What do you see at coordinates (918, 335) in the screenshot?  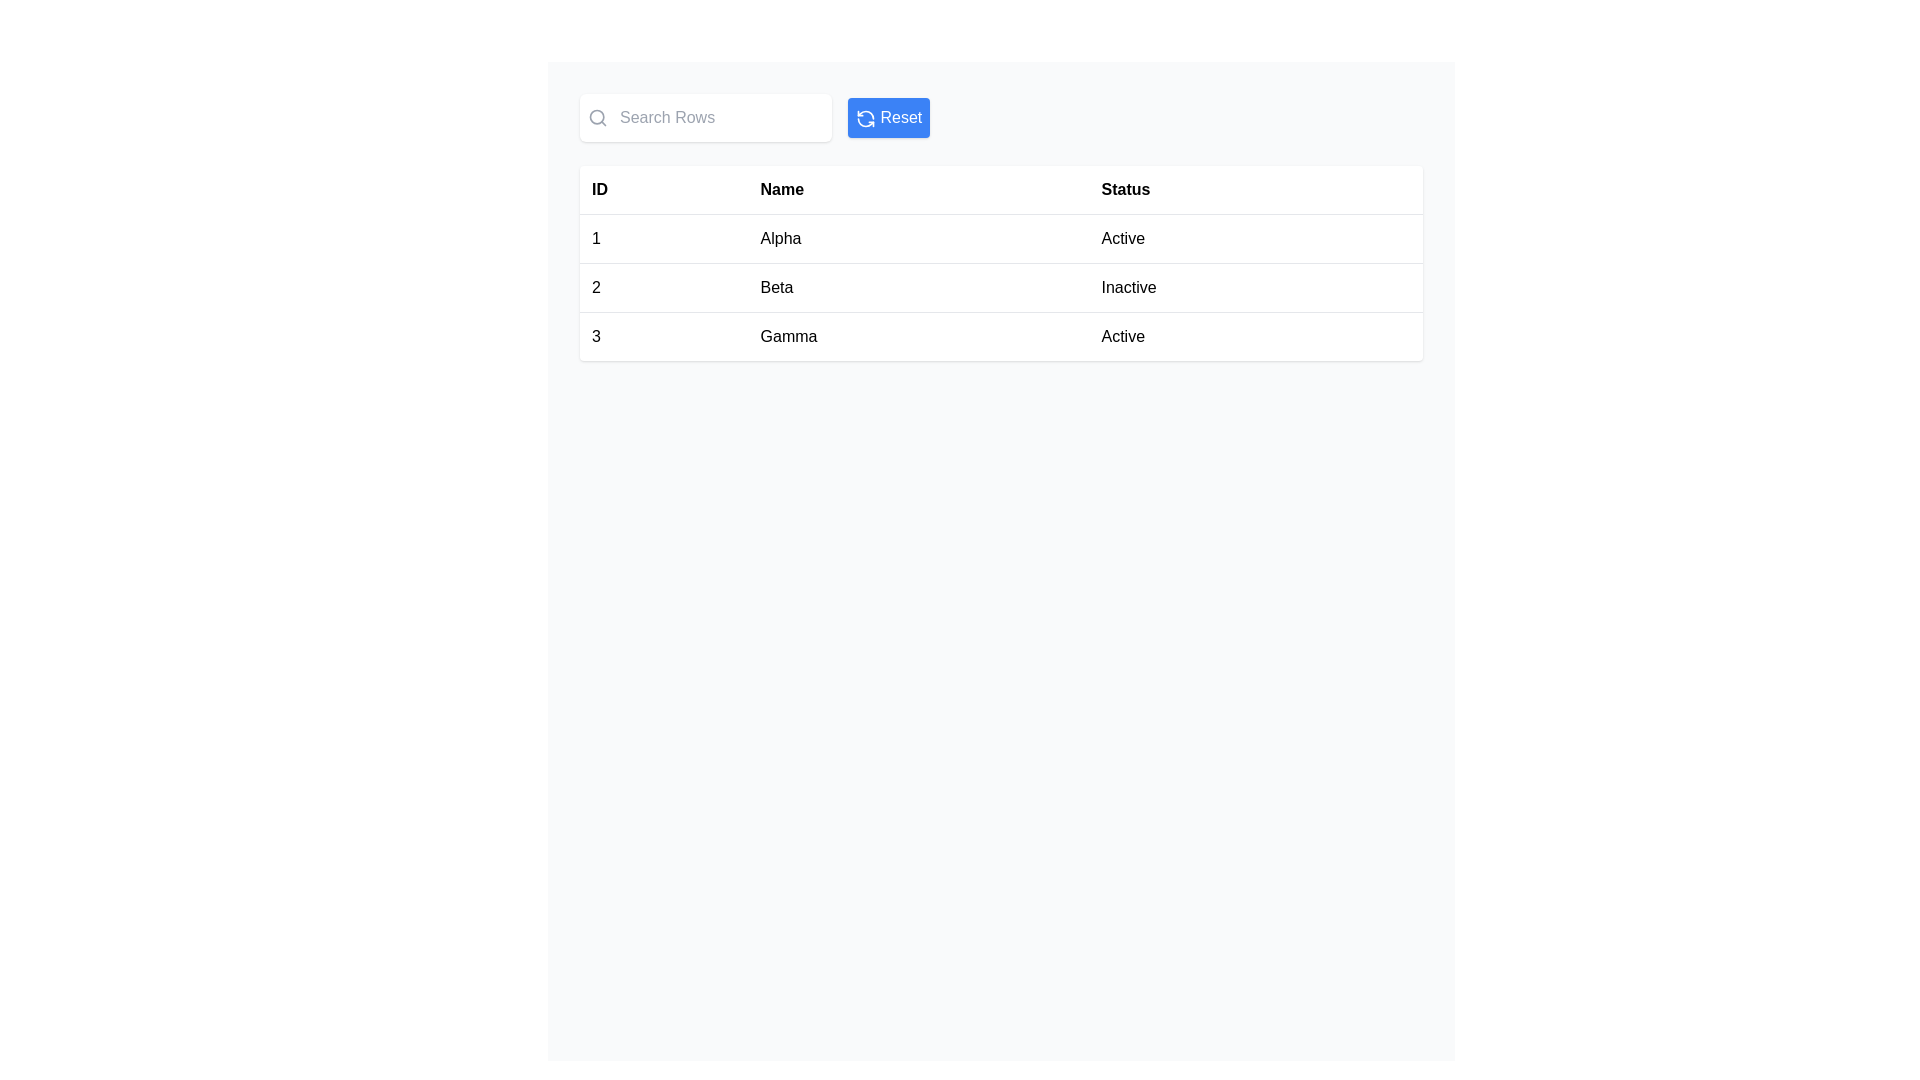 I see `the table cell containing the name 'Gamma', which is the second cell in the third row of the table` at bounding box center [918, 335].